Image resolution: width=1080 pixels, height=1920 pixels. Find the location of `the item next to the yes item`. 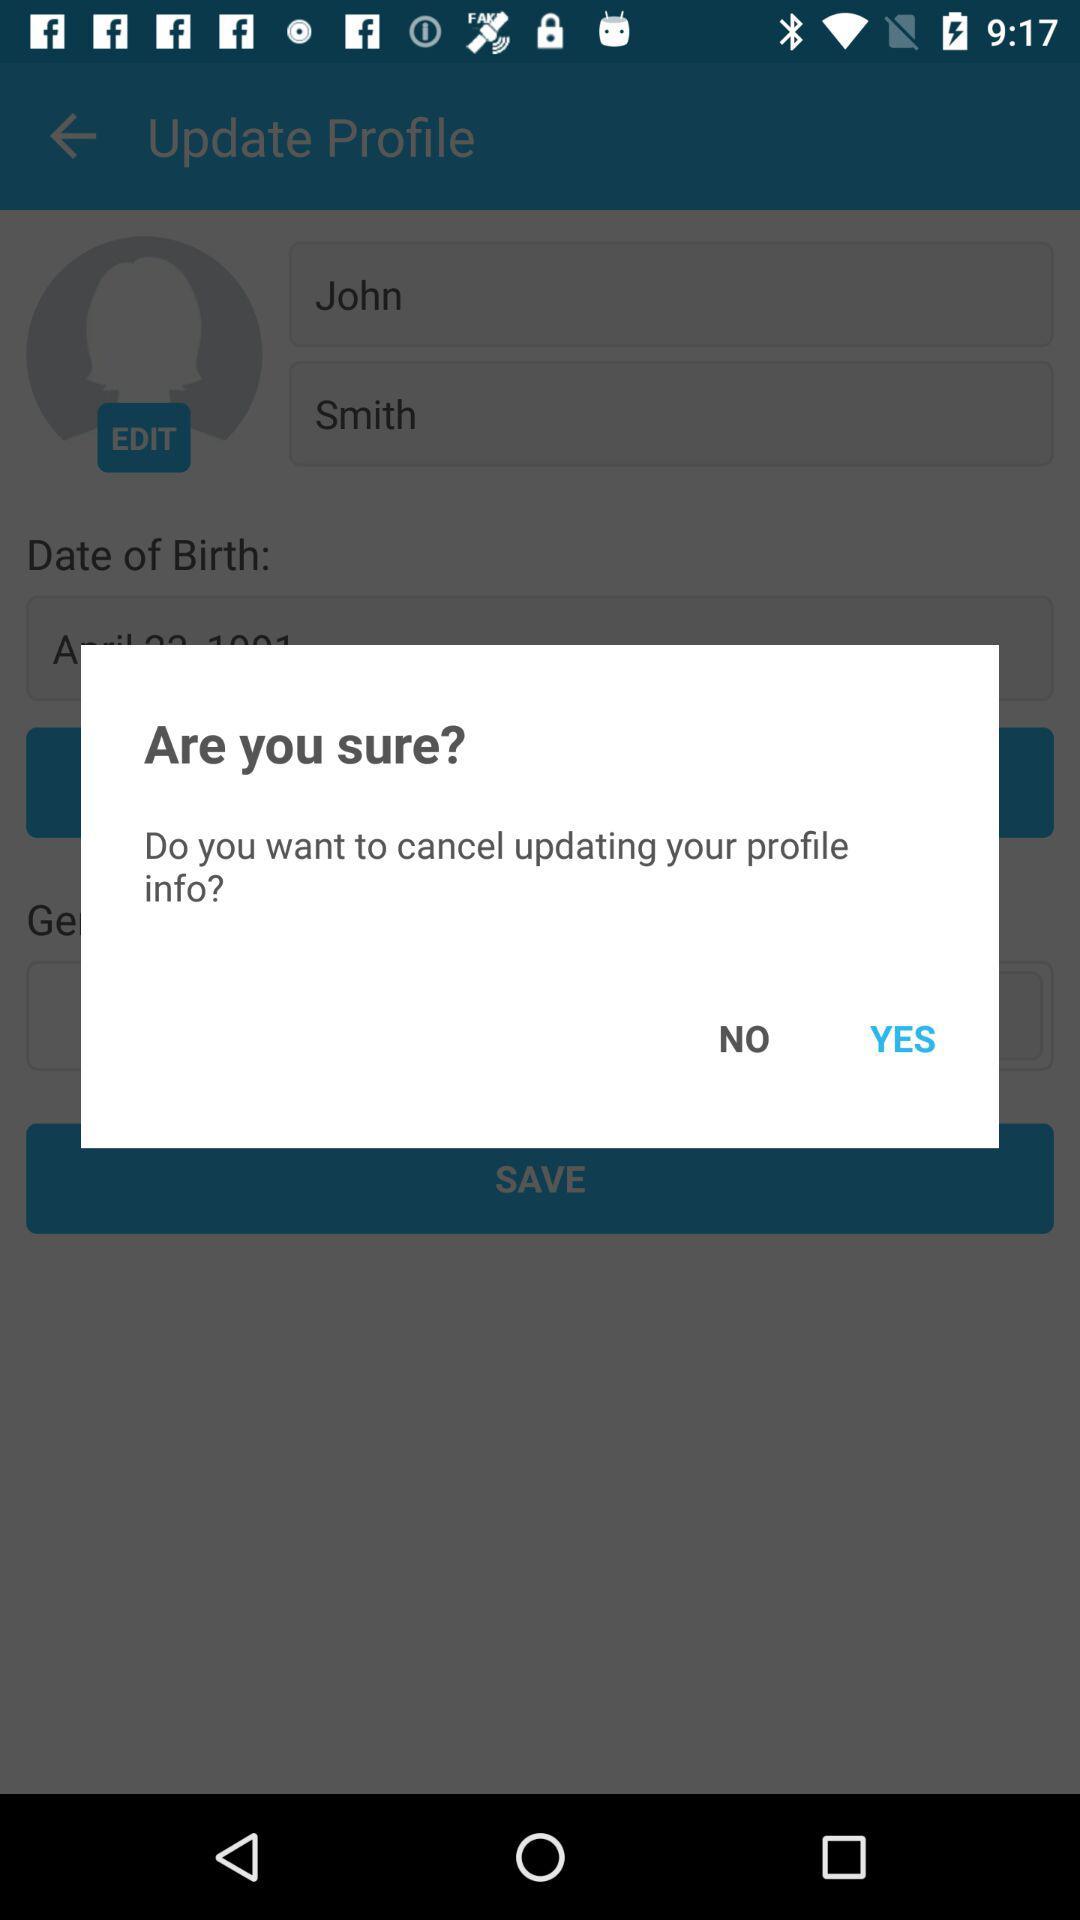

the item next to the yes item is located at coordinates (714, 1037).